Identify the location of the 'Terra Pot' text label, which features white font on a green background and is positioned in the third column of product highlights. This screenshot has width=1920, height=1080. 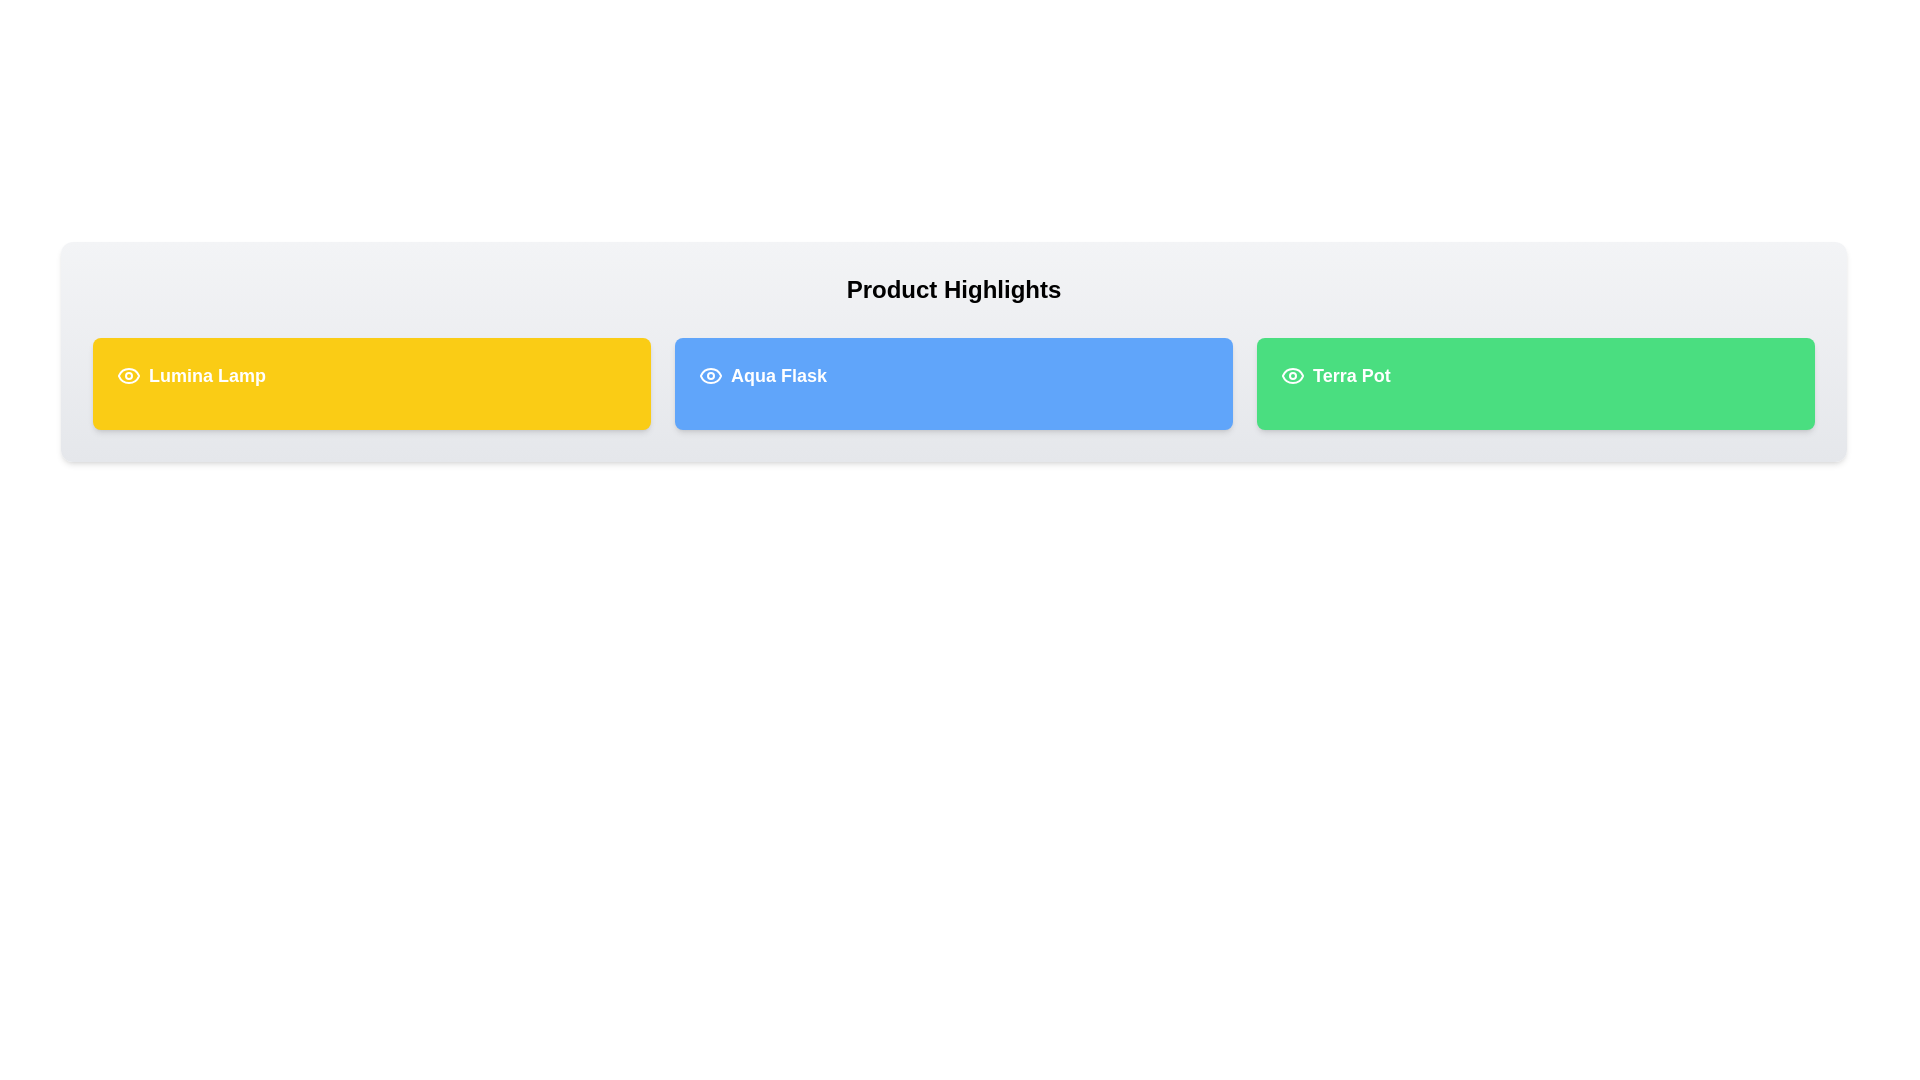
(1351, 375).